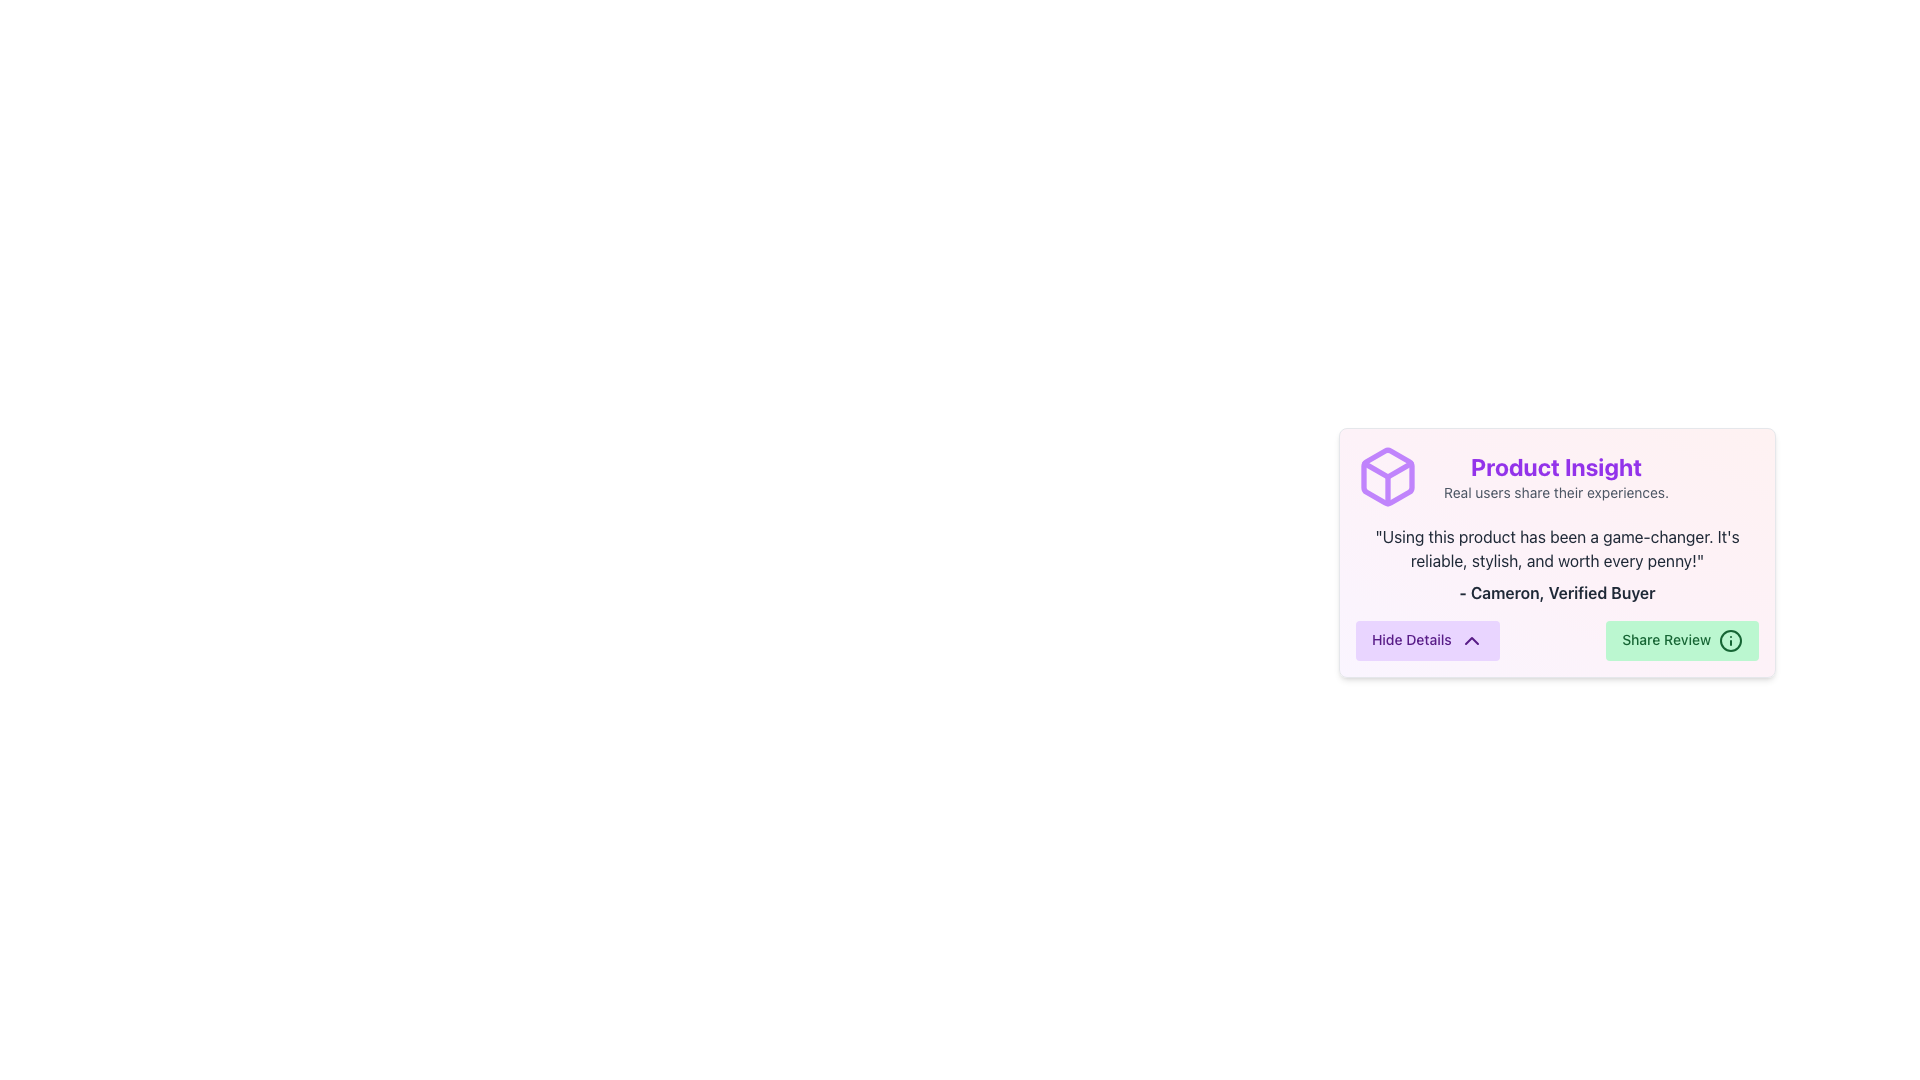 This screenshot has width=1920, height=1080. Describe the element at coordinates (1556, 477) in the screenshot. I see `header component of the testimonial card, which is positioned at the top section and centered horizontally within the card` at that location.